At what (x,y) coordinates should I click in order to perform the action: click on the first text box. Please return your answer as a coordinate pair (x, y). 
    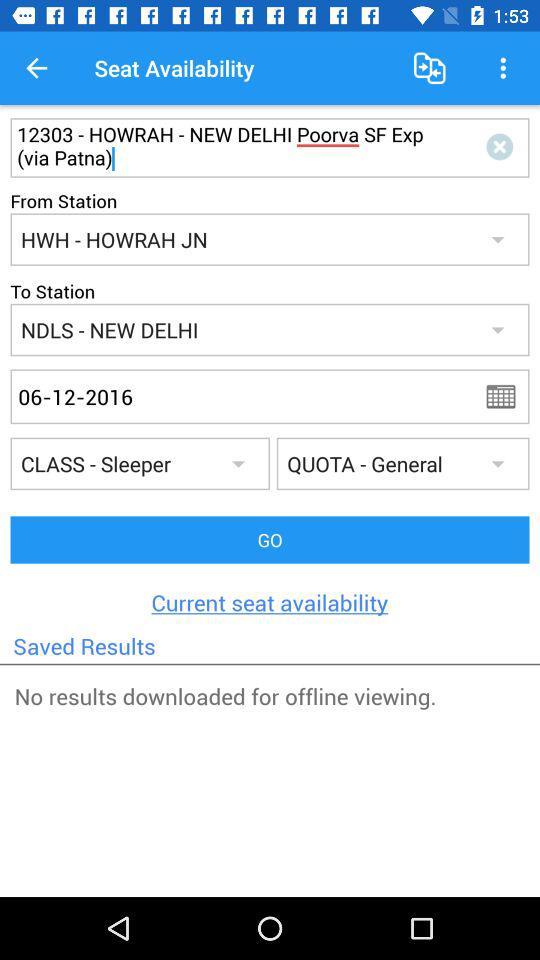
    Looking at the image, I should click on (232, 147).